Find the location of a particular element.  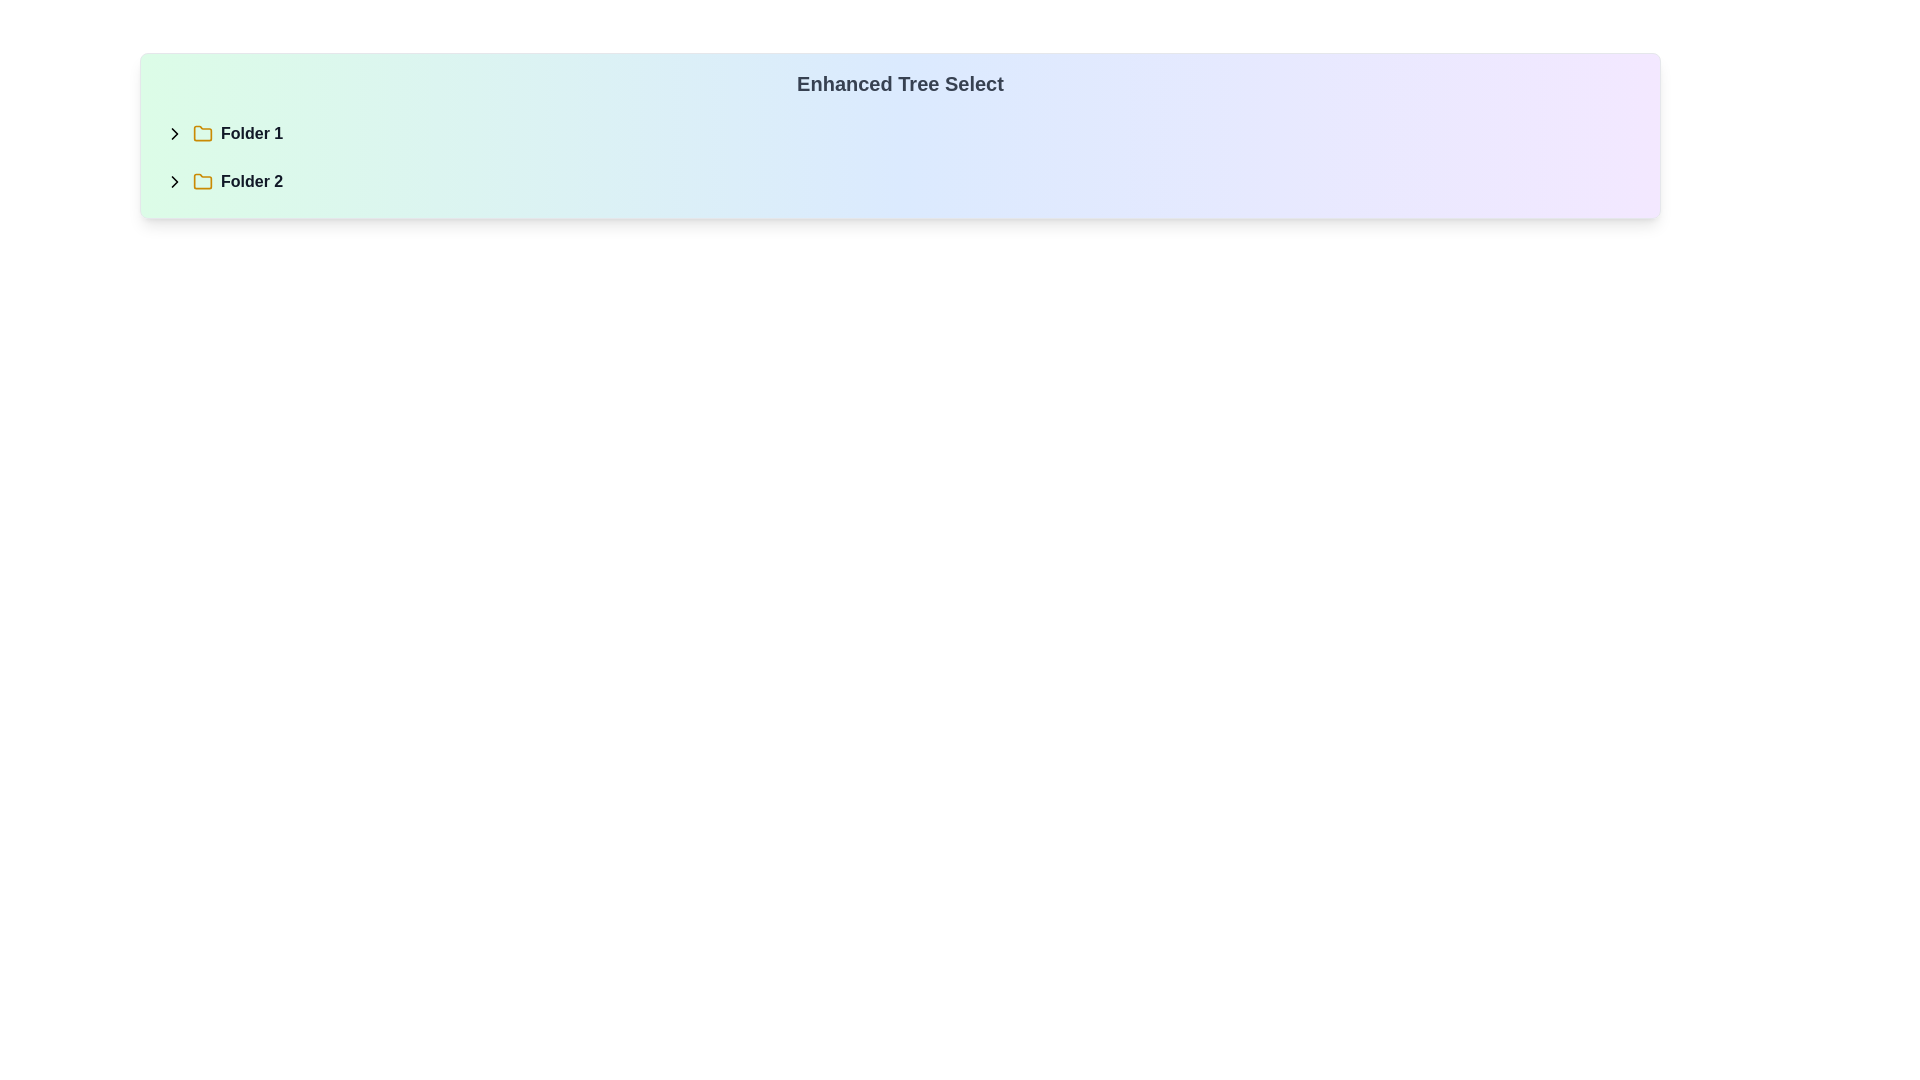

the chevron icon is located at coordinates (174, 181).